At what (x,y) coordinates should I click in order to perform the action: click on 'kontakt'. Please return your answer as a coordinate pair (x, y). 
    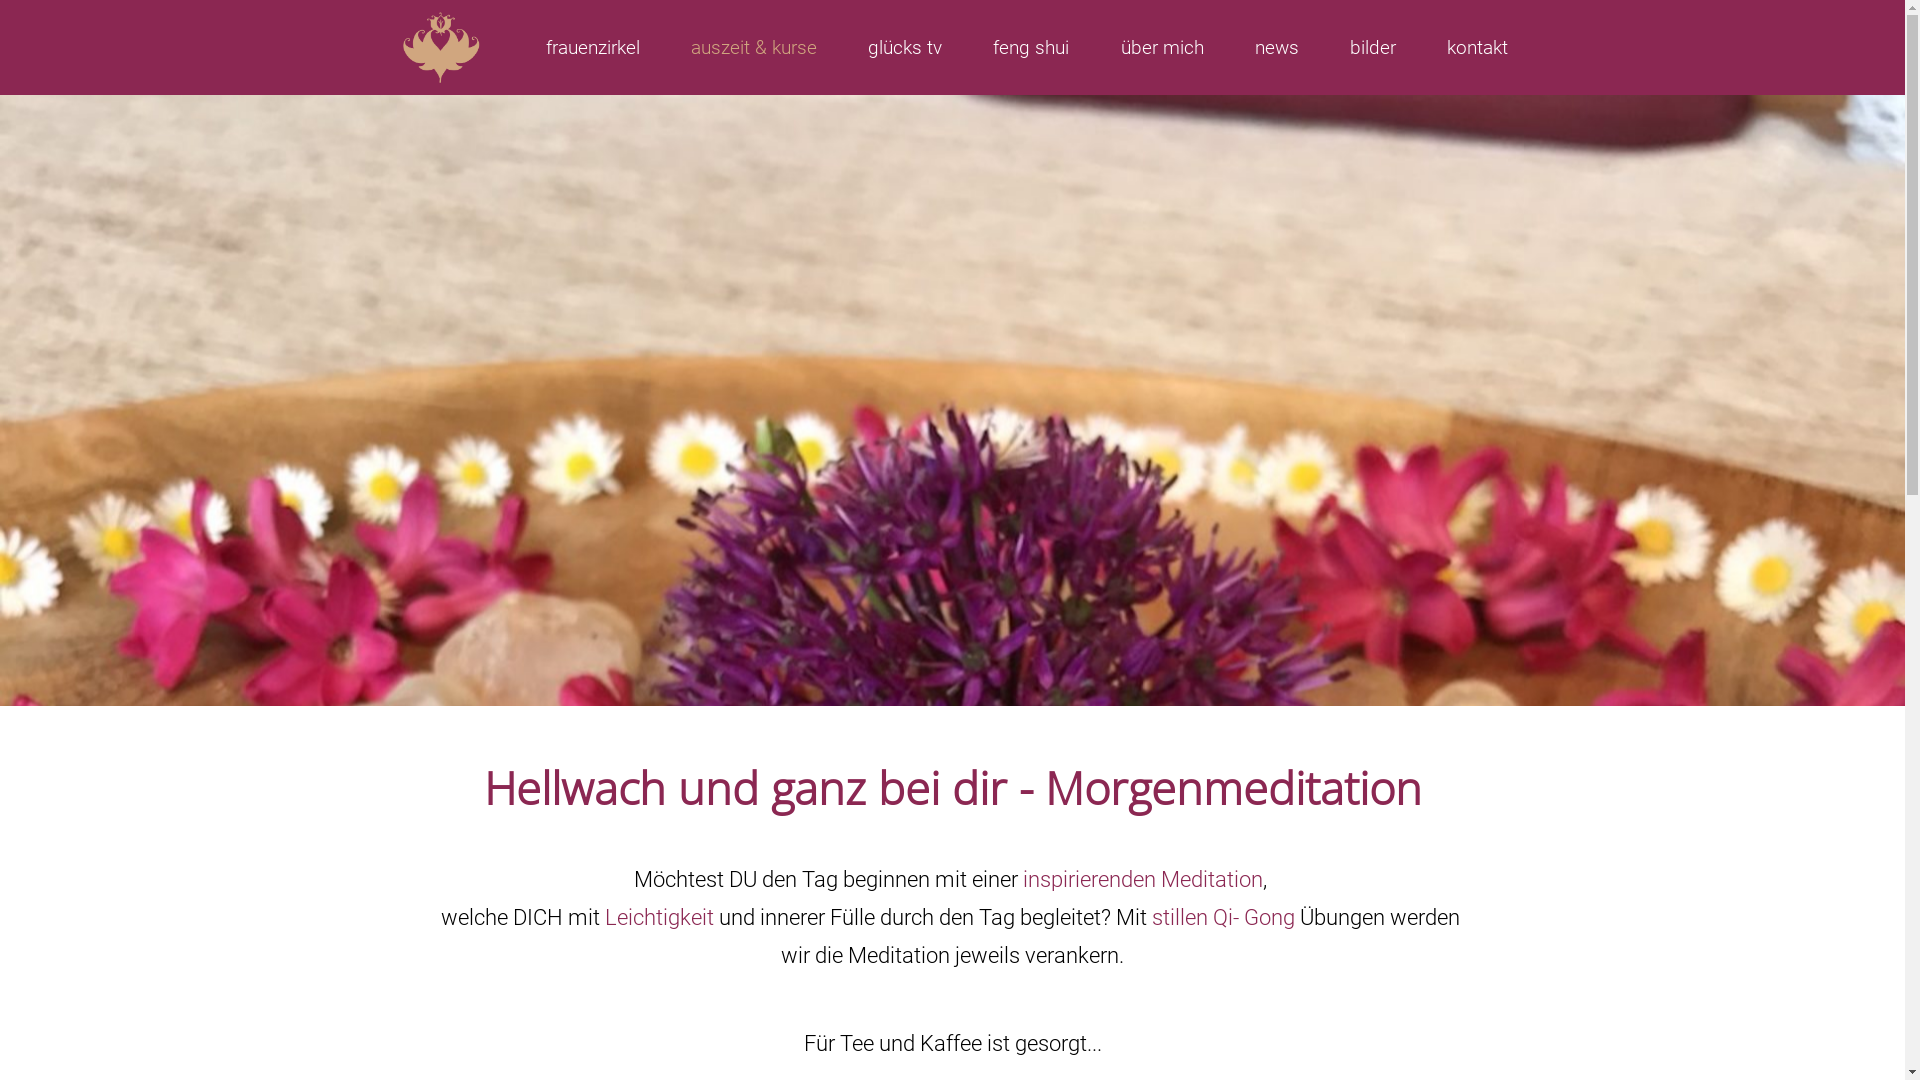
    Looking at the image, I should click on (1478, 46).